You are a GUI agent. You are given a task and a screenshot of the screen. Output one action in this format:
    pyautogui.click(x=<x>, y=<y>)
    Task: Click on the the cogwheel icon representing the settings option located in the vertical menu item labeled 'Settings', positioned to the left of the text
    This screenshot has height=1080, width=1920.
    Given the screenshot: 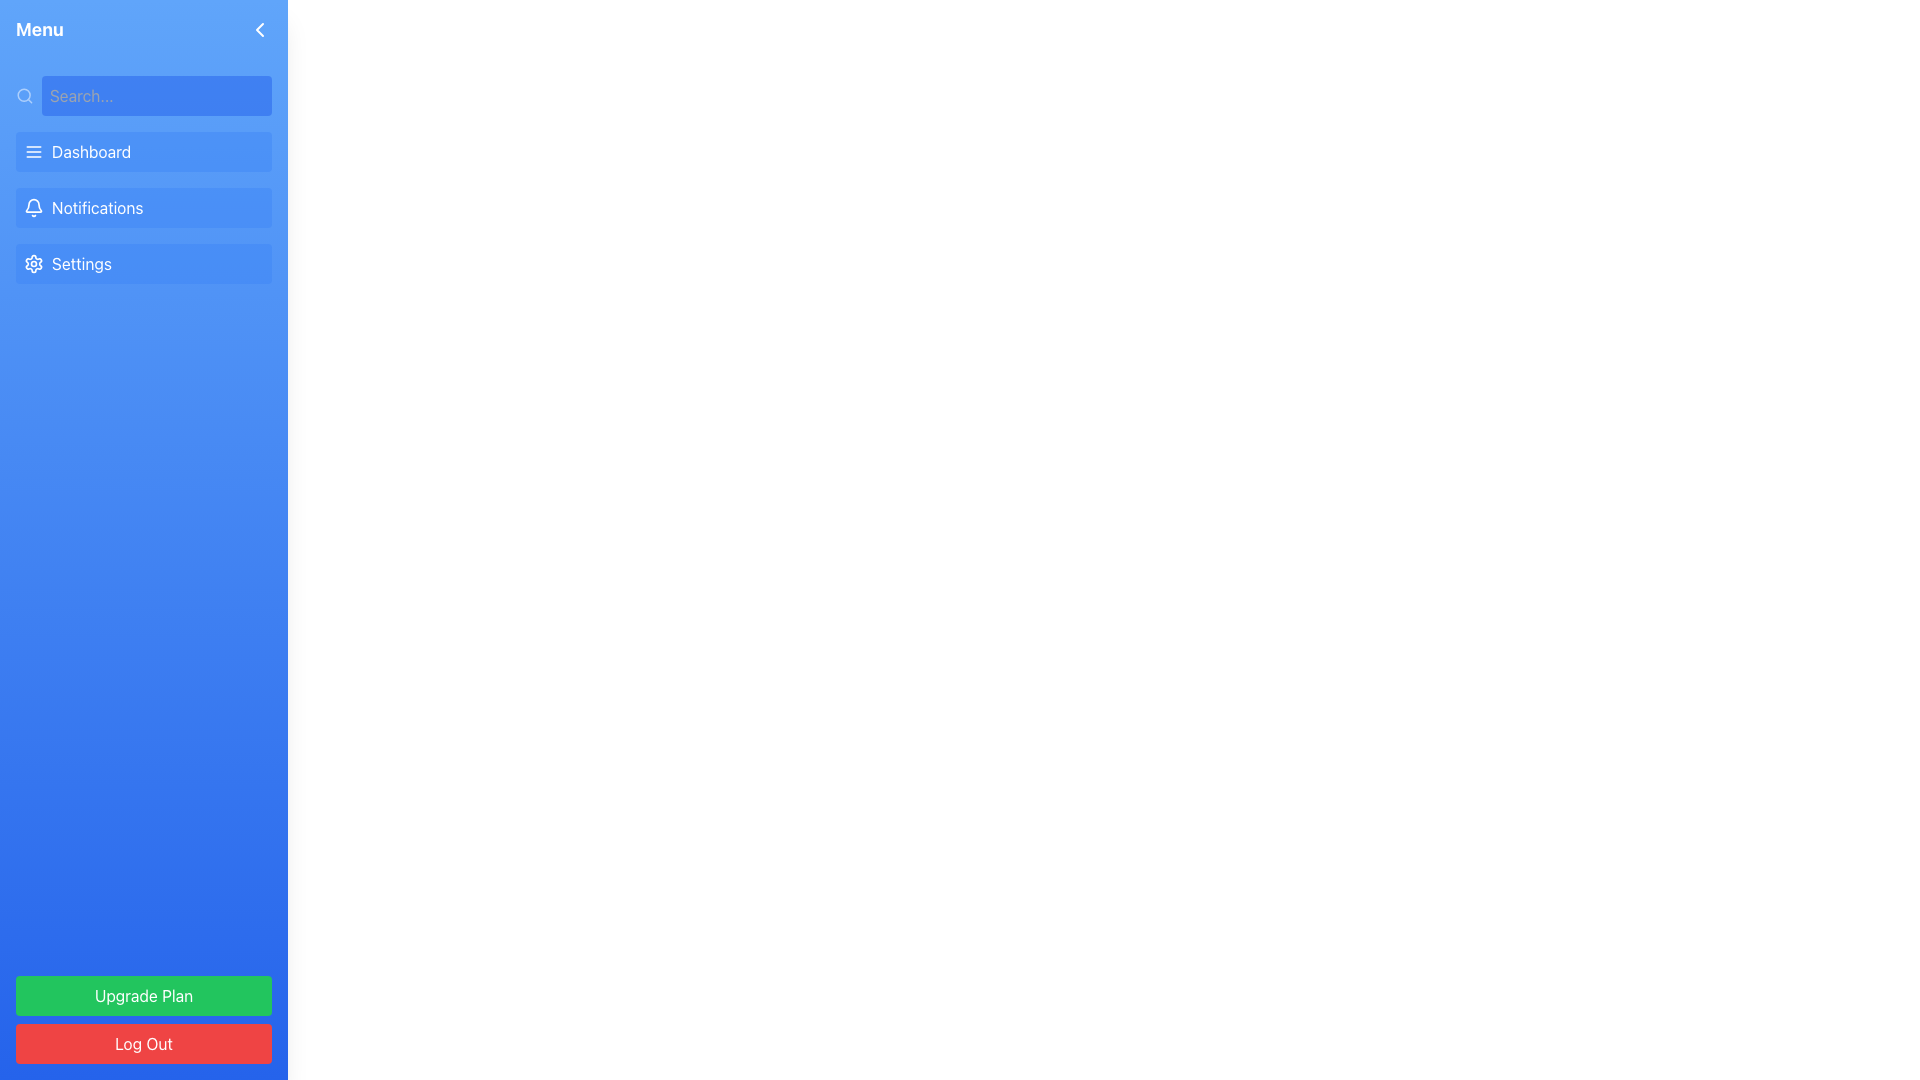 What is the action you would take?
    pyautogui.click(x=33, y=262)
    